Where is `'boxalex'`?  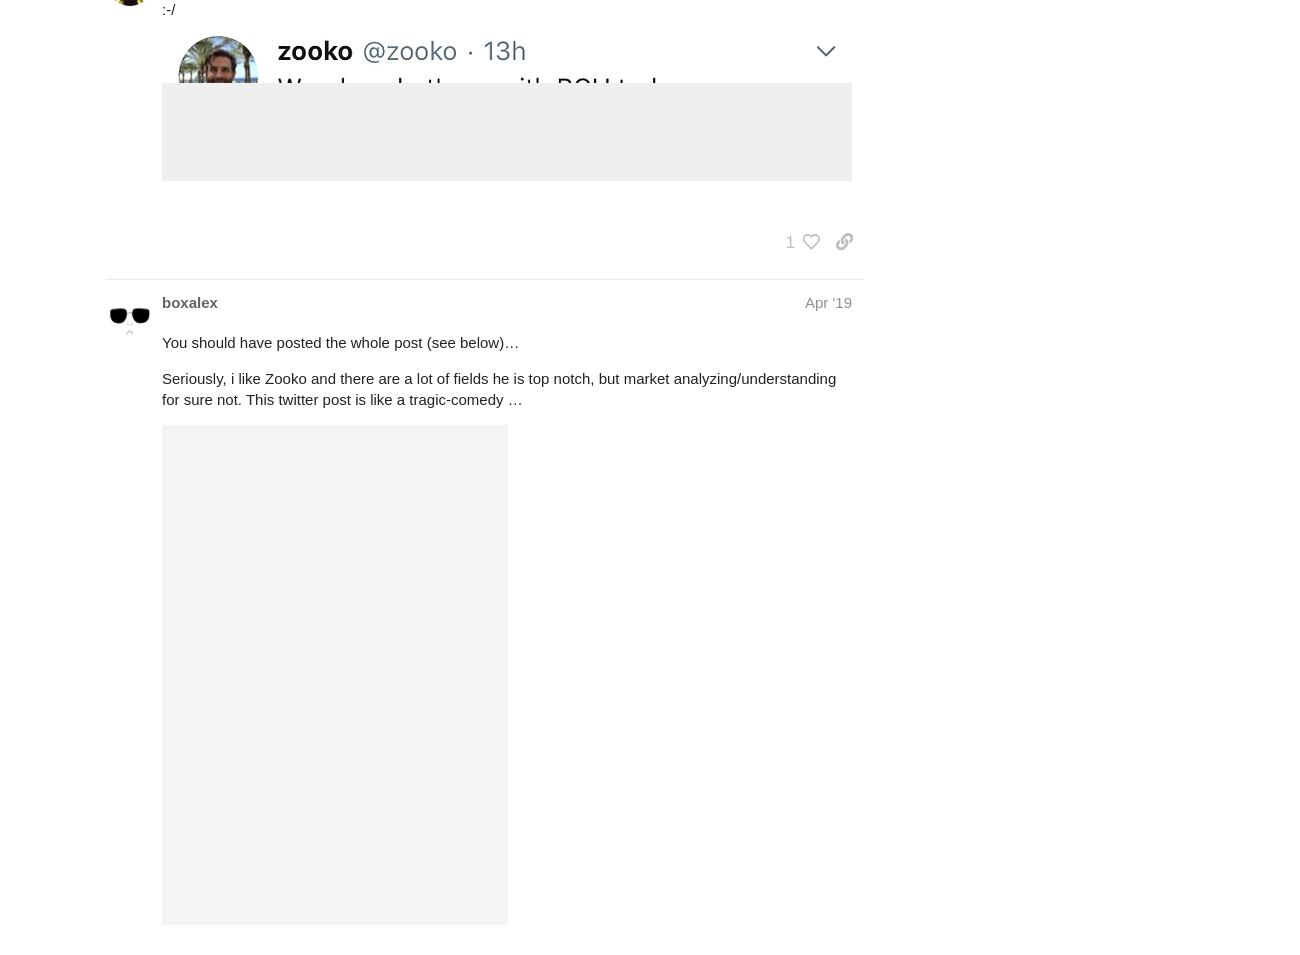 'boxalex' is located at coordinates (189, 302).